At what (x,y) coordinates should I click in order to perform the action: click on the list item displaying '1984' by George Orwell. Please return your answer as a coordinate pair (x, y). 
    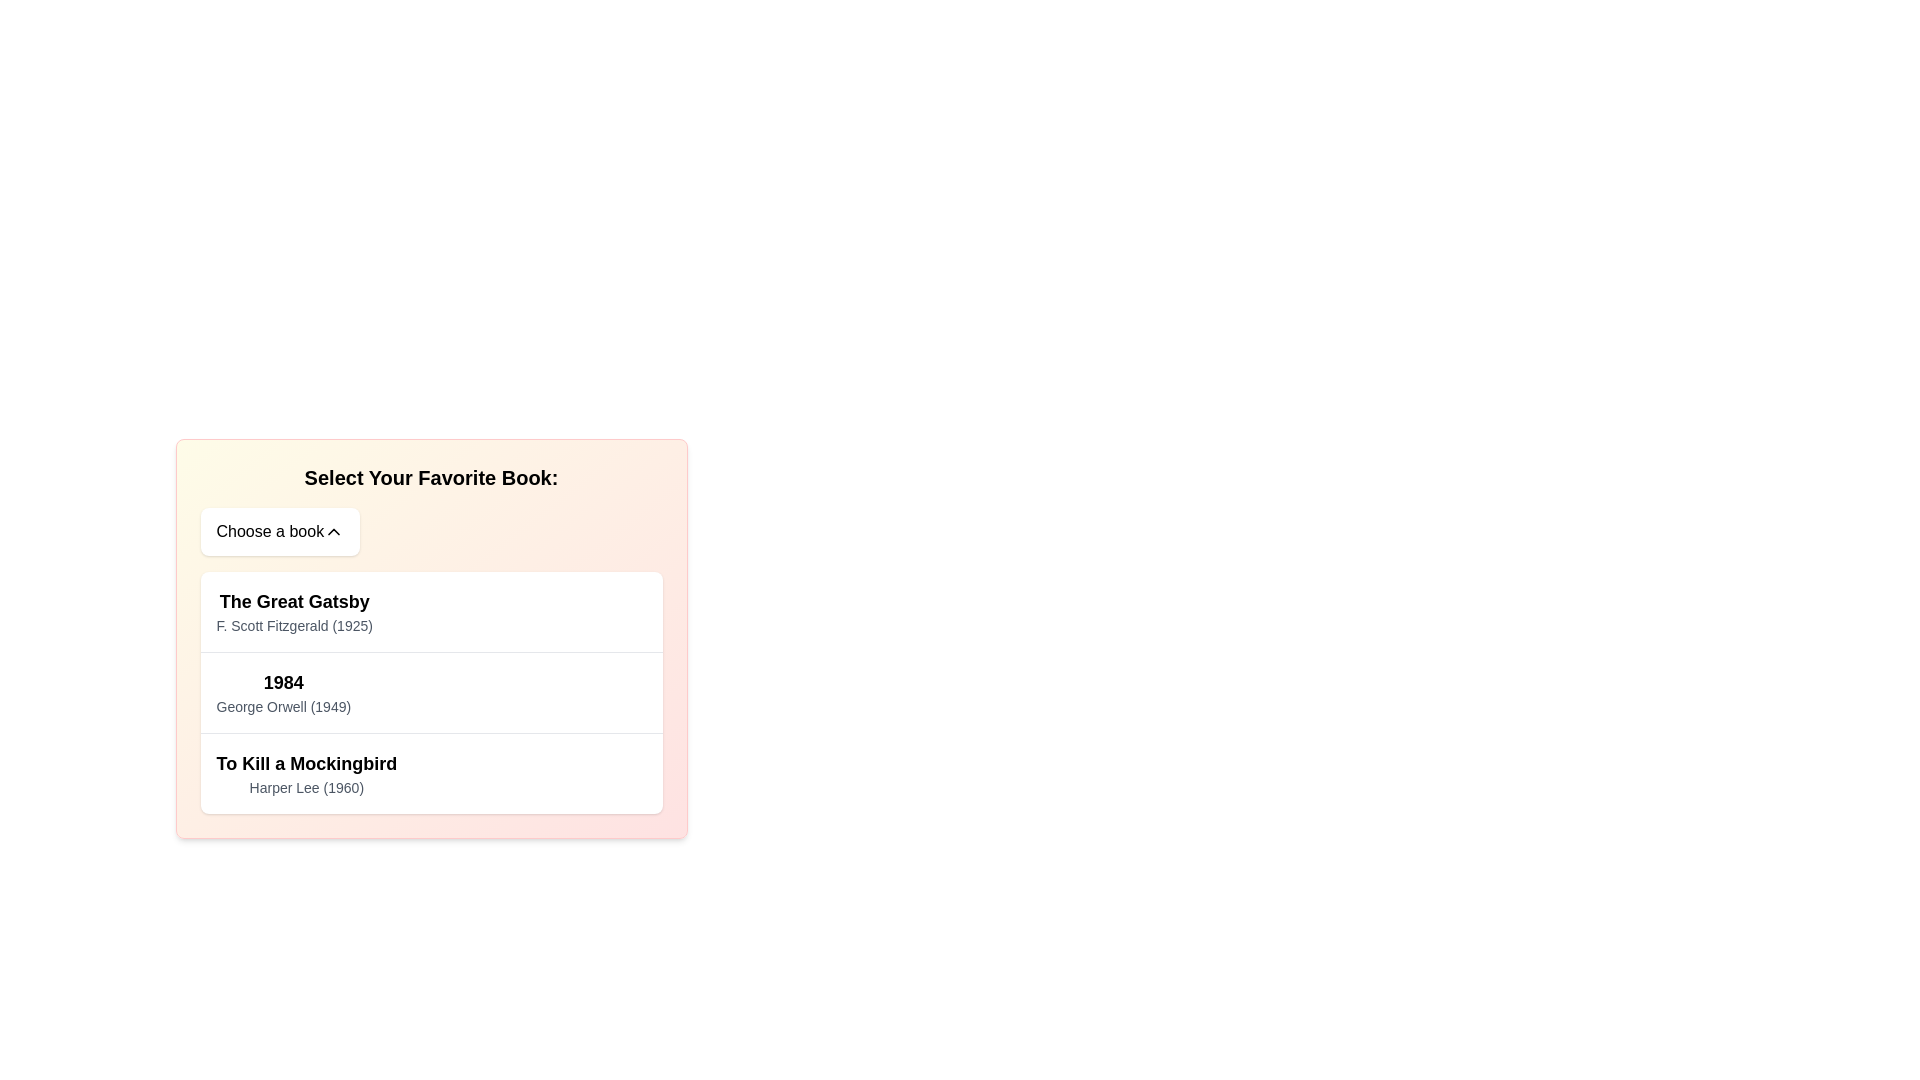
    Looking at the image, I should click on (282, 692).